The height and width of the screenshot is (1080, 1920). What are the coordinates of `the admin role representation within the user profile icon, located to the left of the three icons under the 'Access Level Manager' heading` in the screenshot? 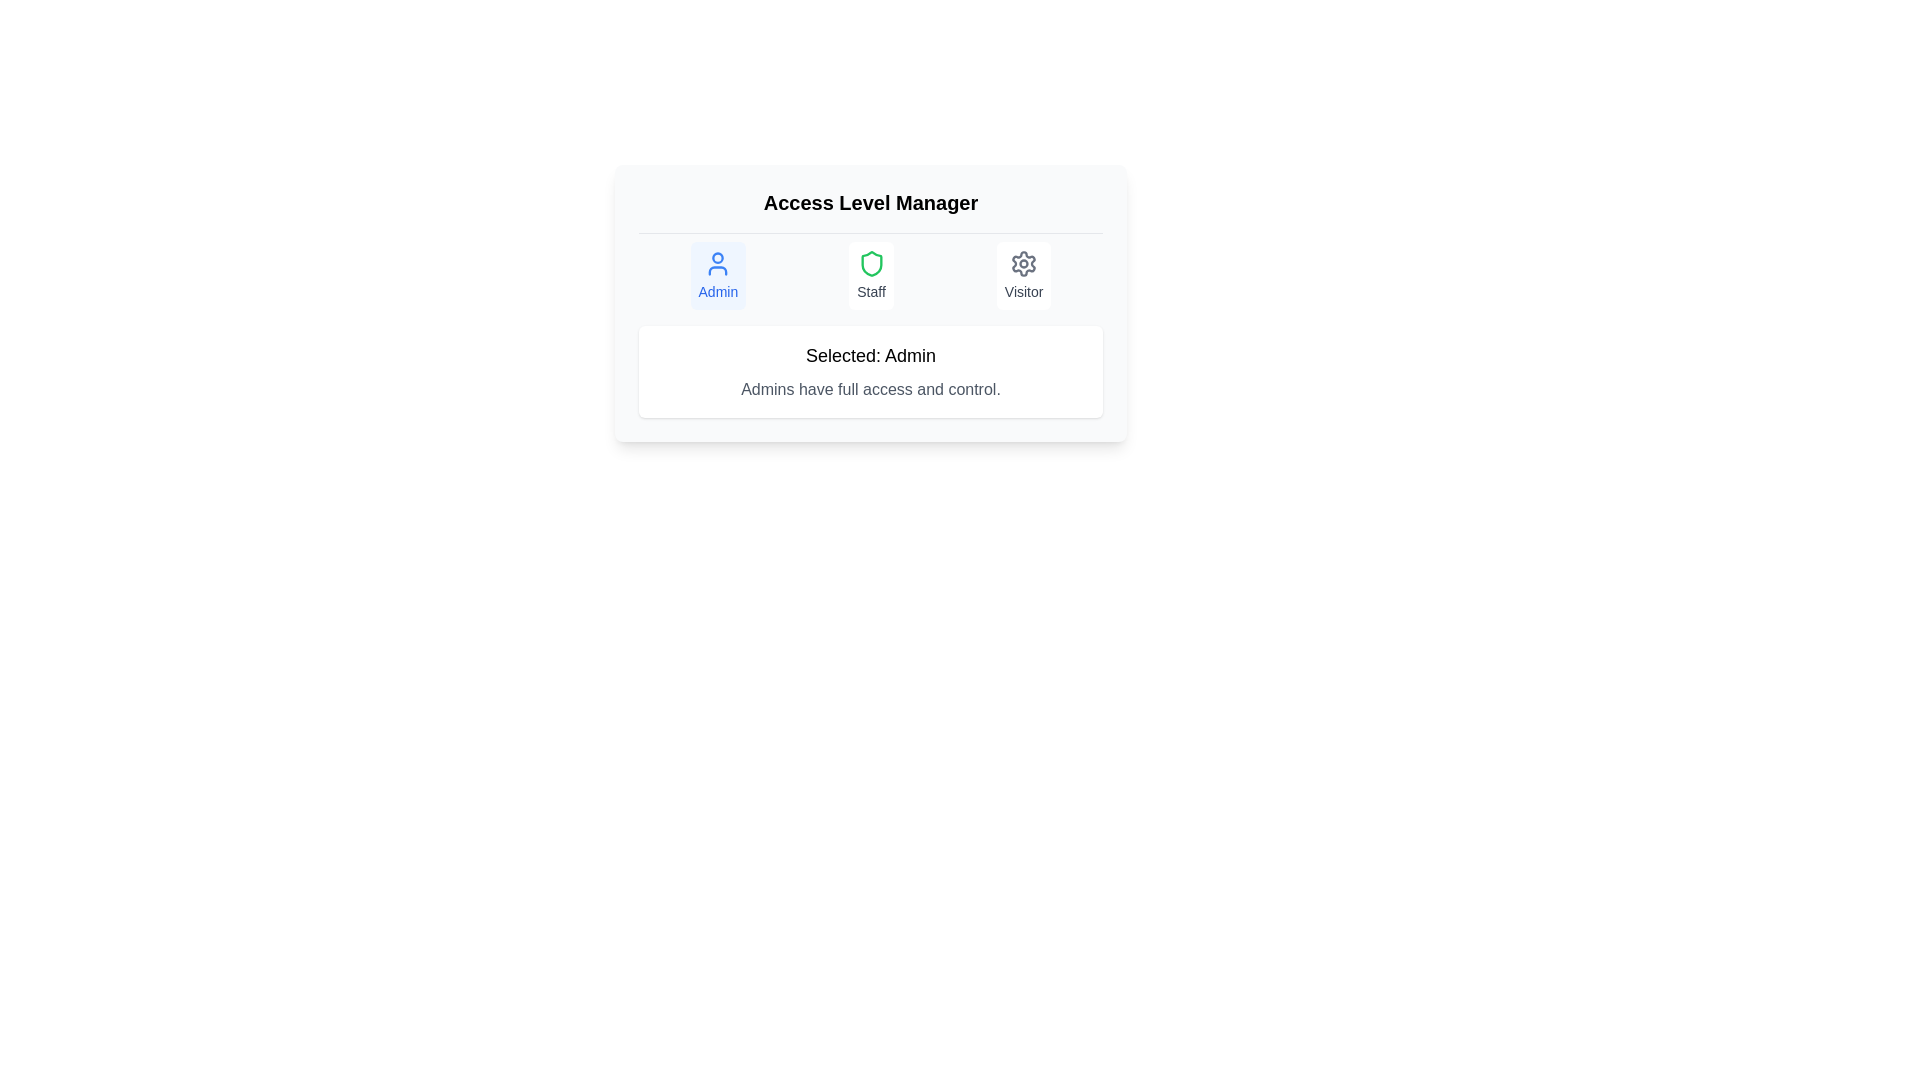 It's located at (718, 257).